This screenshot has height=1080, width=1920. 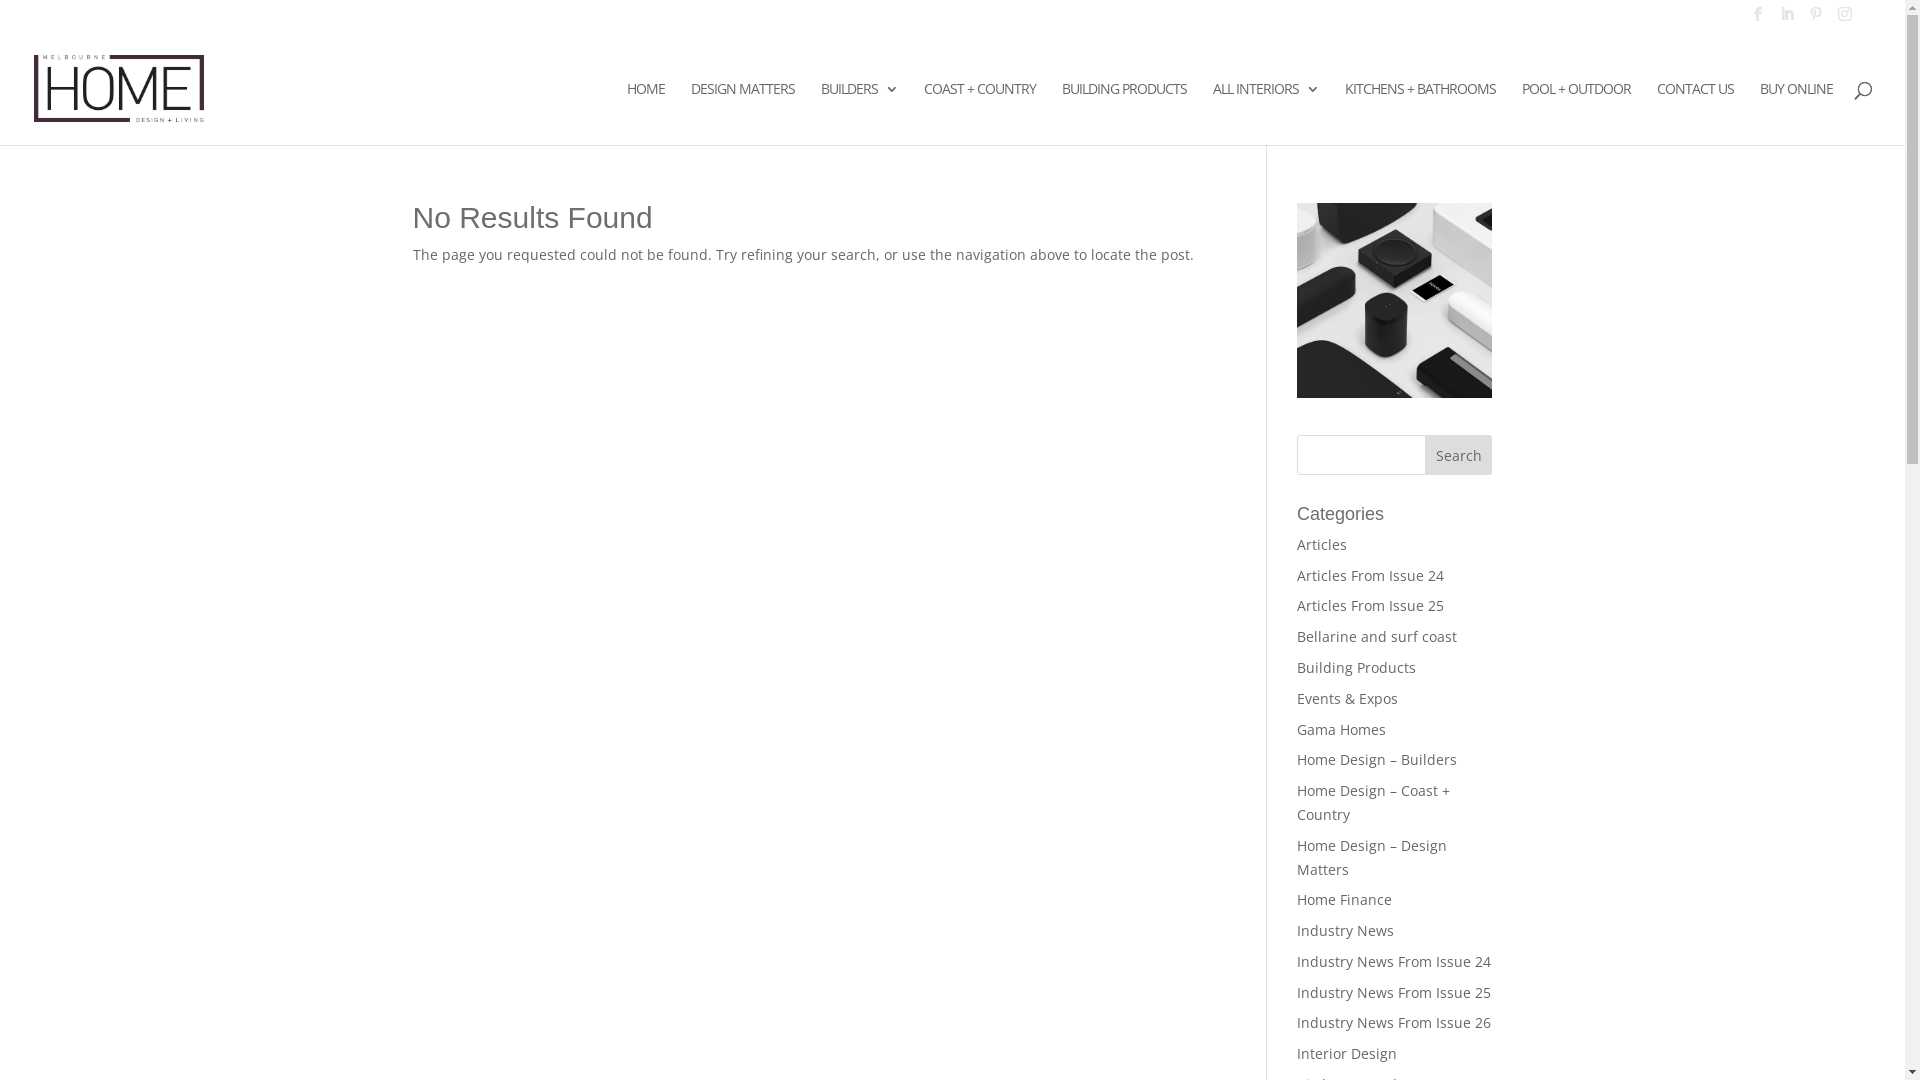 What do you see at coordinates (1124, 113) in the screenshot?
I see `'BUILDING PRODUCTS'` at bounding box center [1124, 113].